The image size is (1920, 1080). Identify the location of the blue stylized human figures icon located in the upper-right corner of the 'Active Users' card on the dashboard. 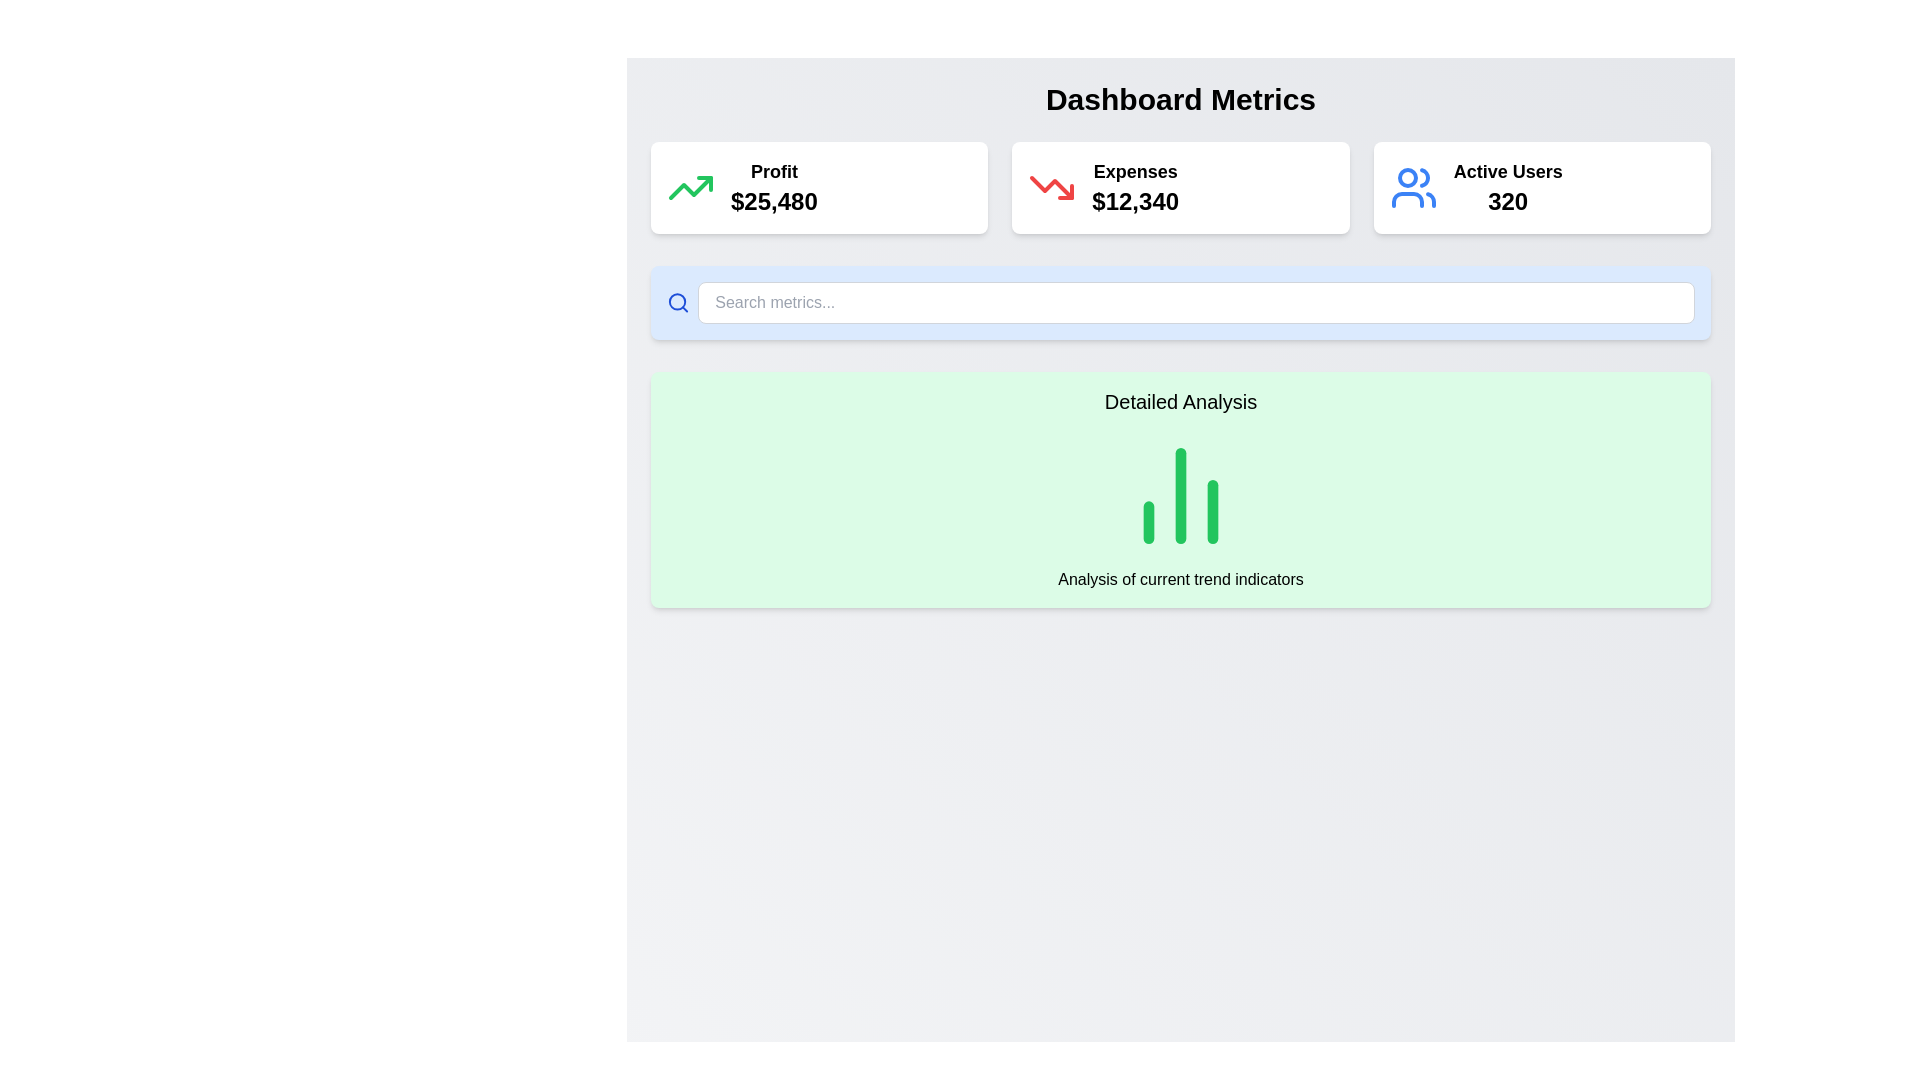
(1412, 188).